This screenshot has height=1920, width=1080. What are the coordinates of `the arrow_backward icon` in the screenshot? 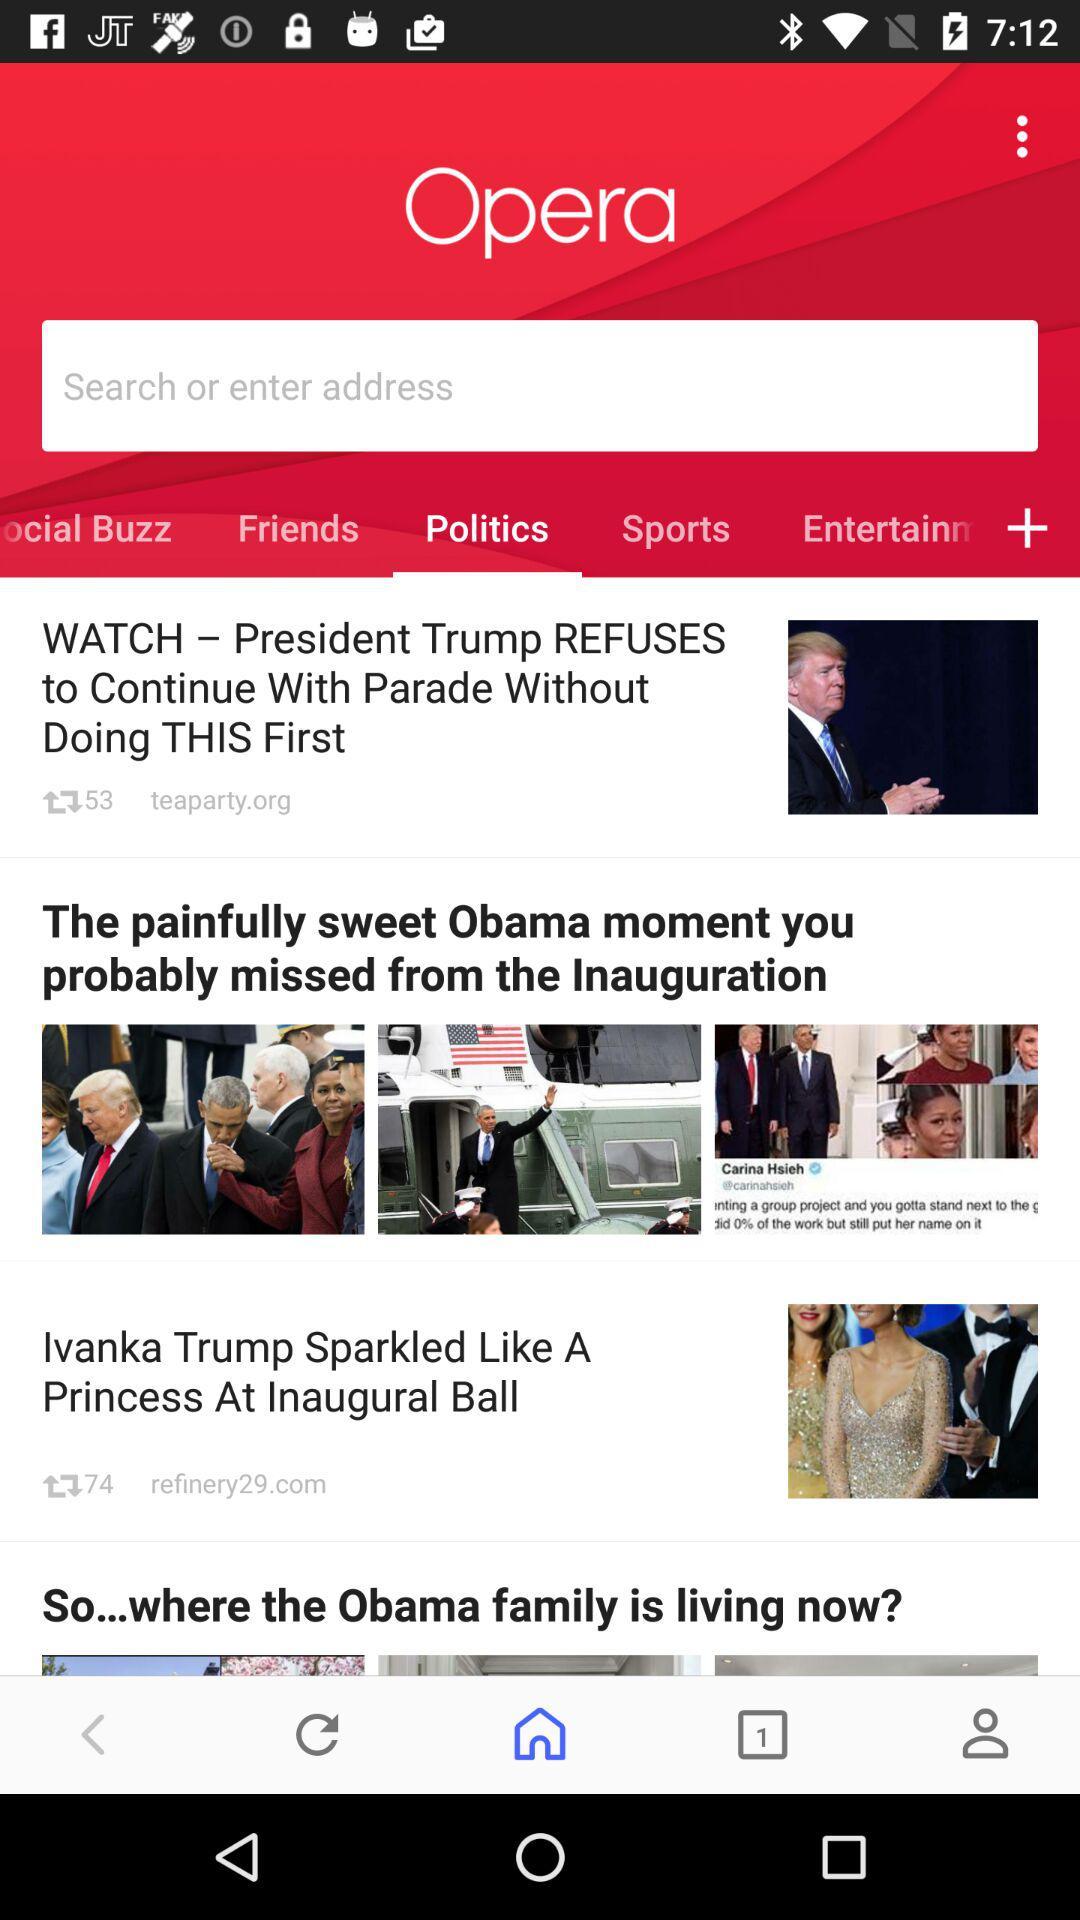 It's located at (94, 1733).